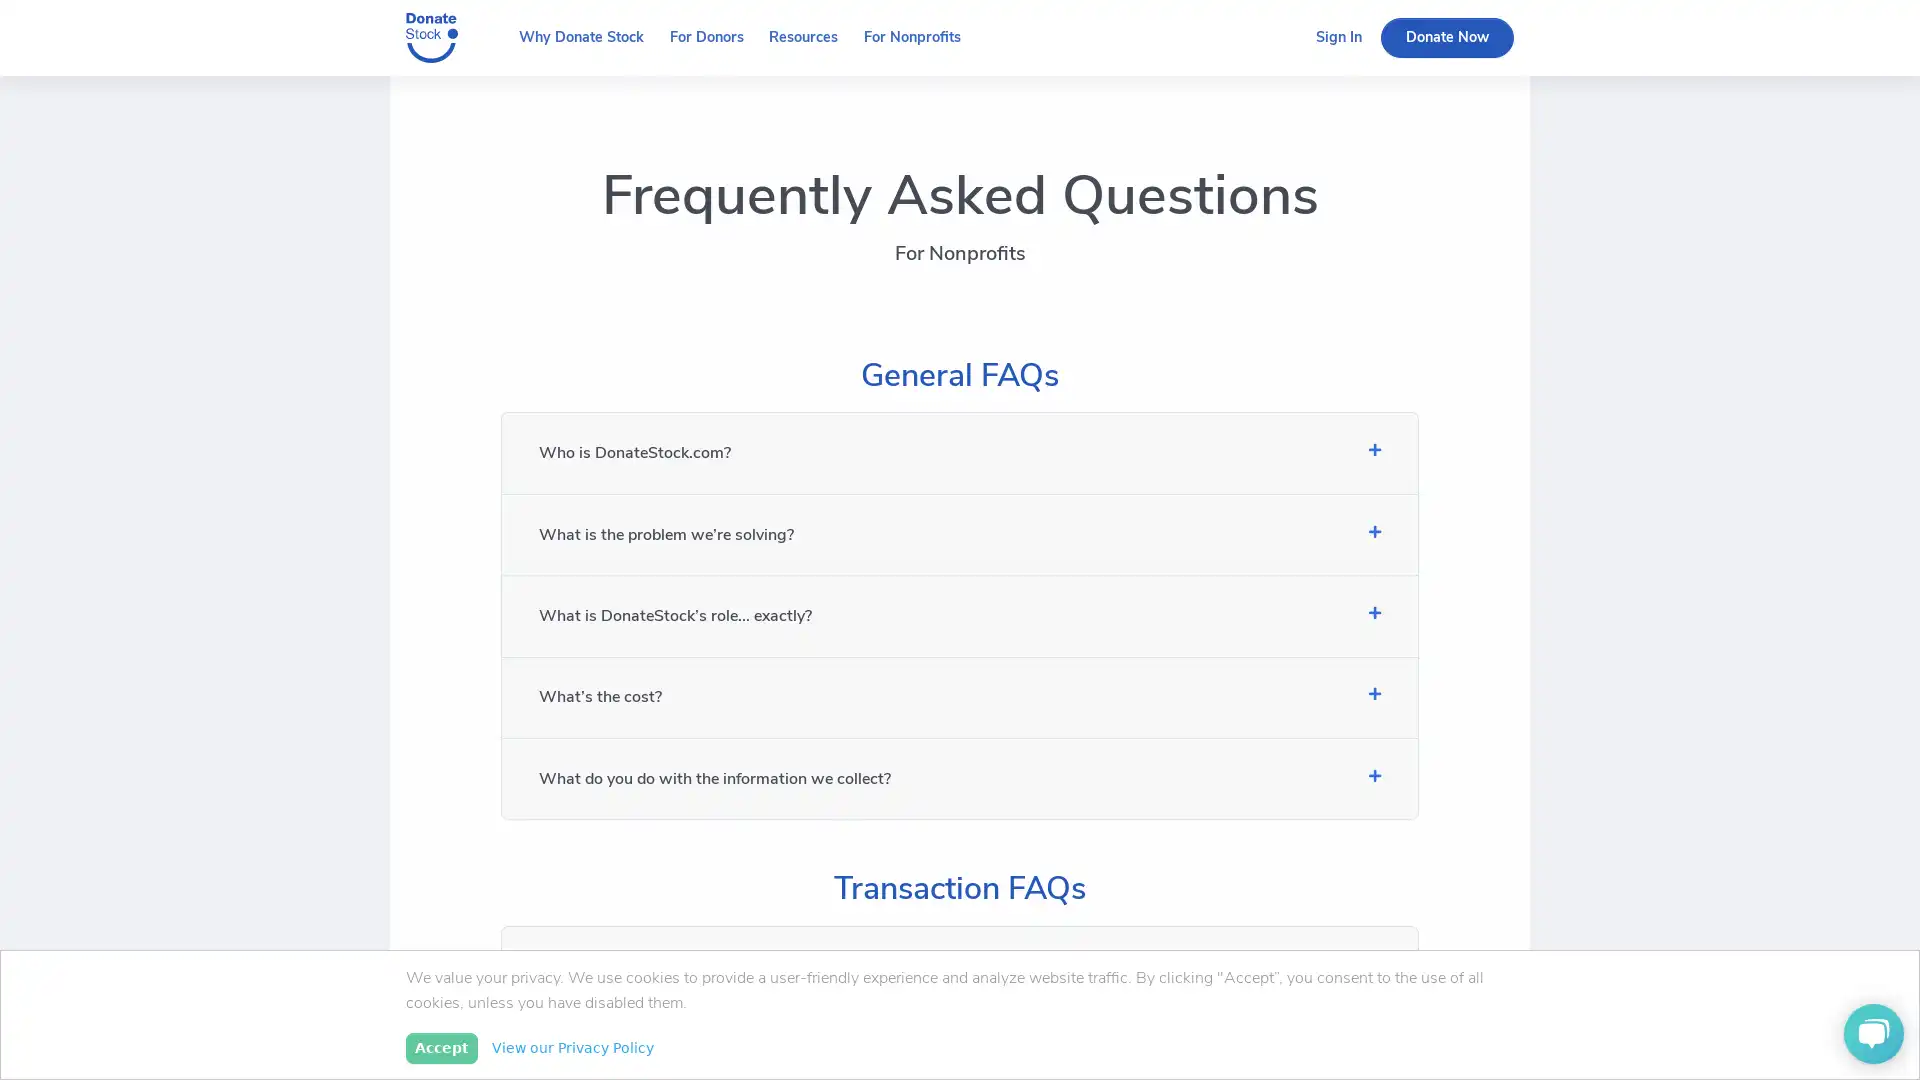 The height and width of the screenshot is (1080, 1920). I want to click on Accept, so click(440, 1047).